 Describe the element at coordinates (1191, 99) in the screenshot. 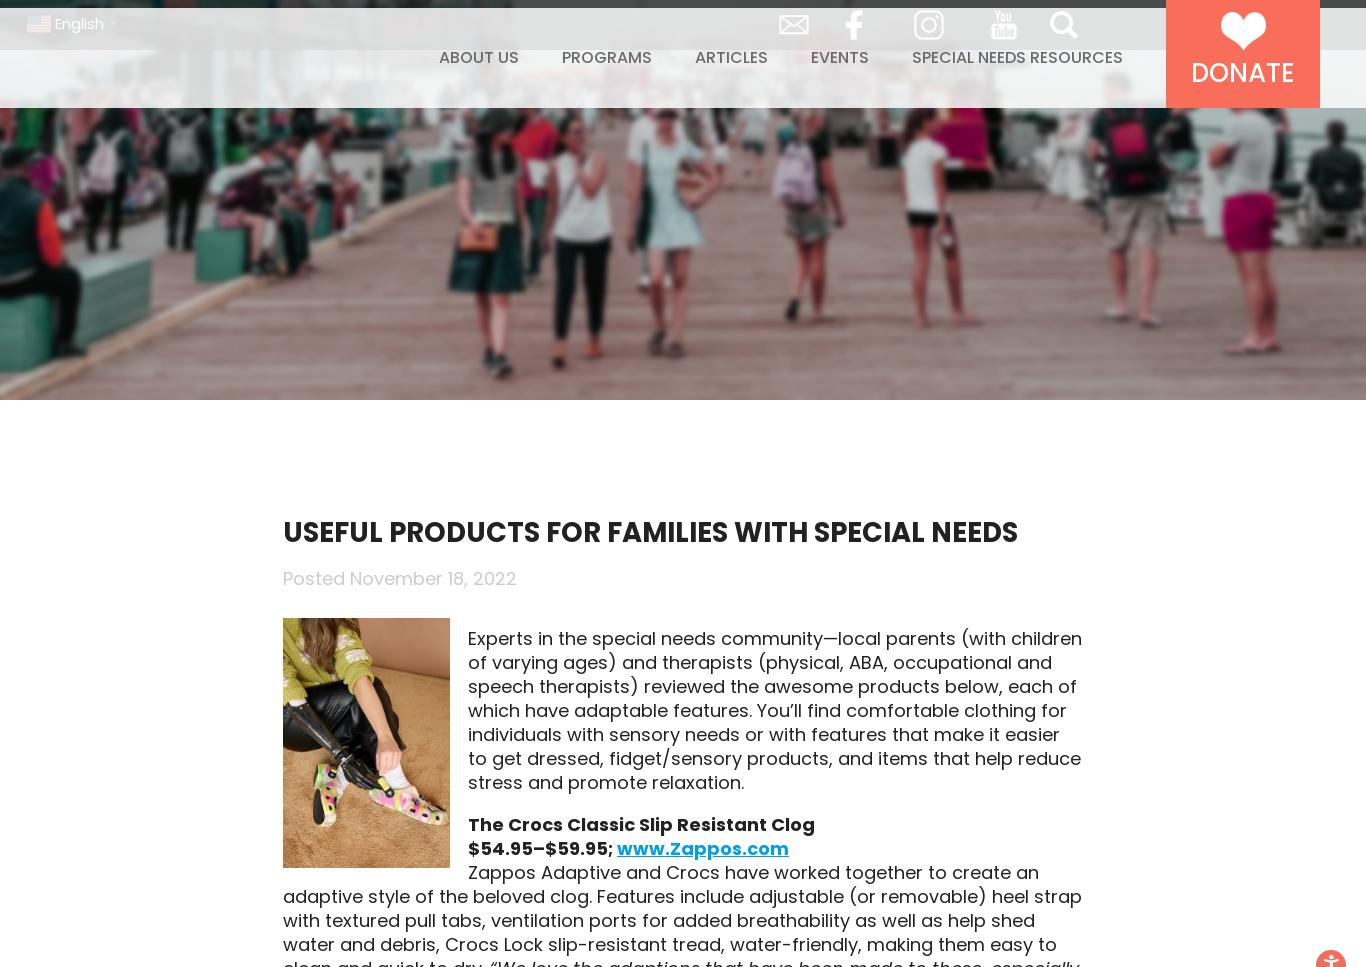

I see `'Donate'` at that location.